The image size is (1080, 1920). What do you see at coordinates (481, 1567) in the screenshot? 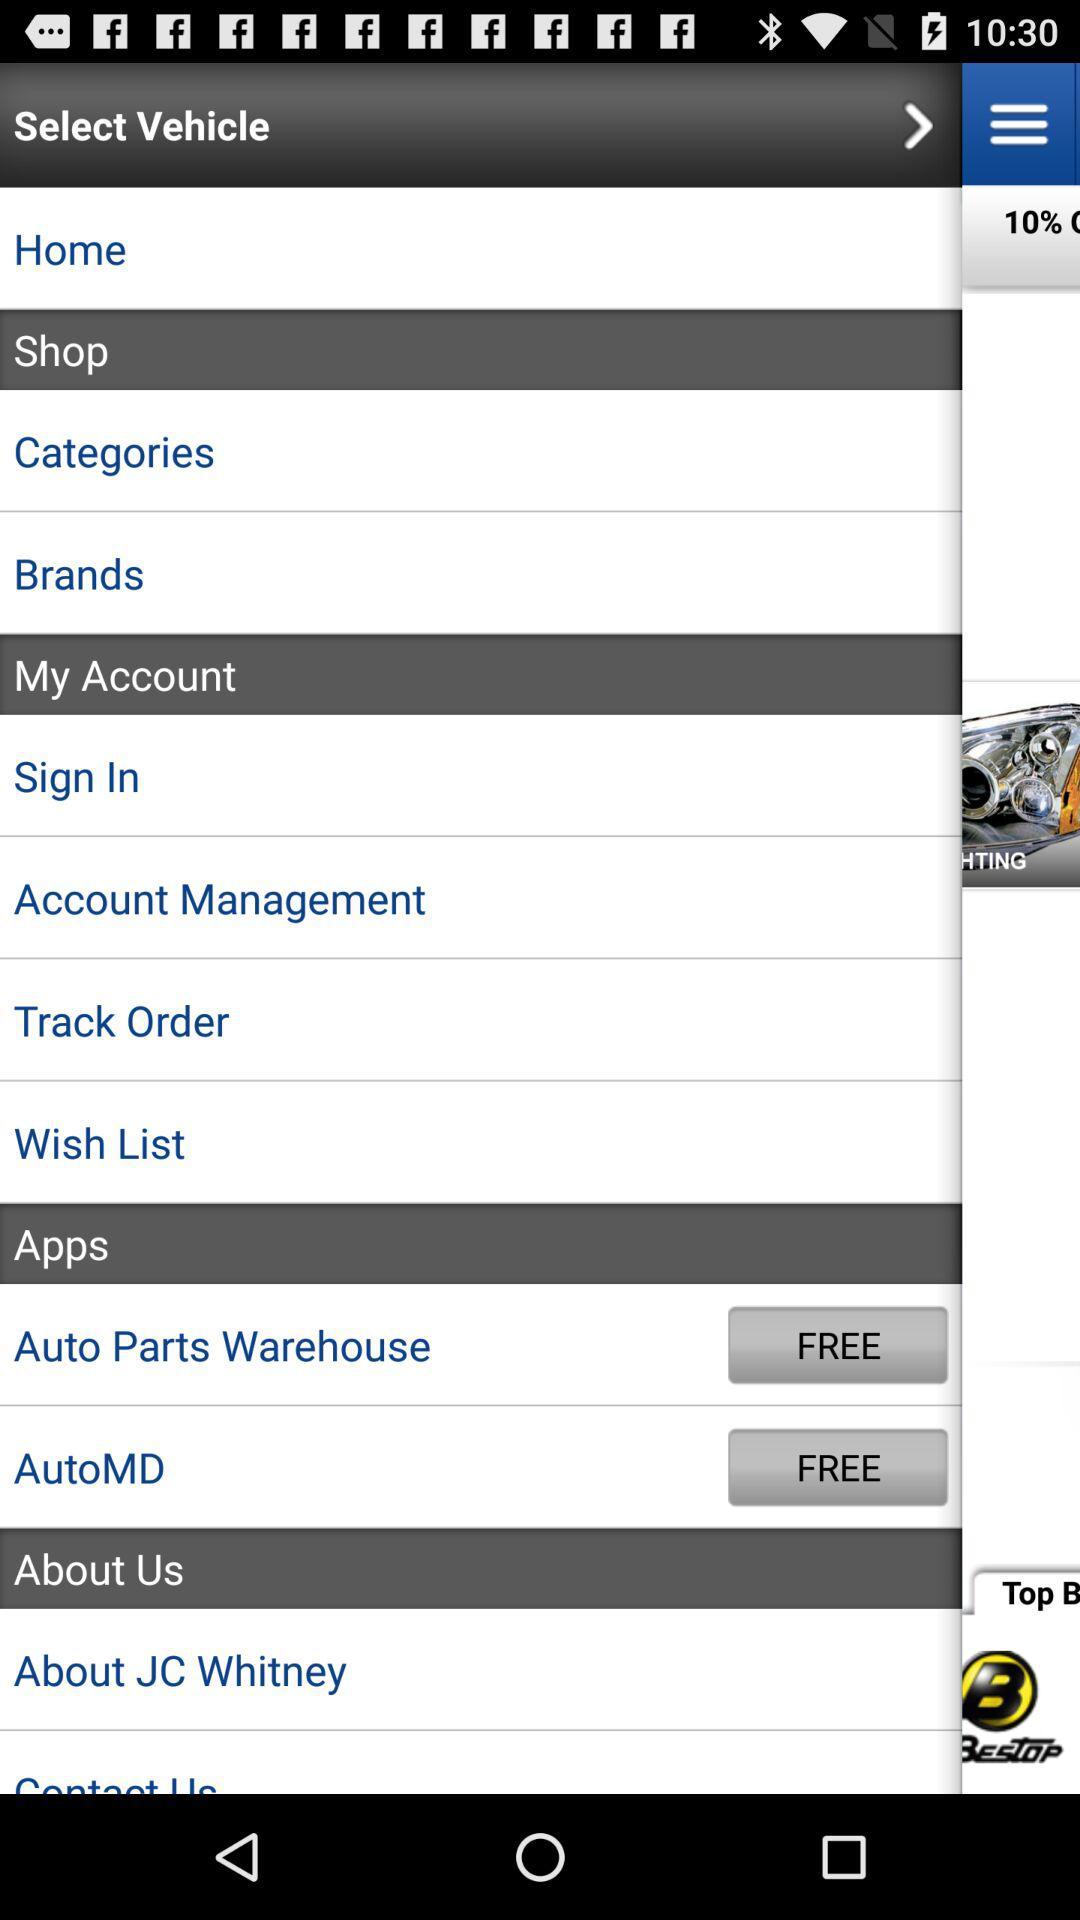
I see `the about us app` at bounding box center [481, 1567].